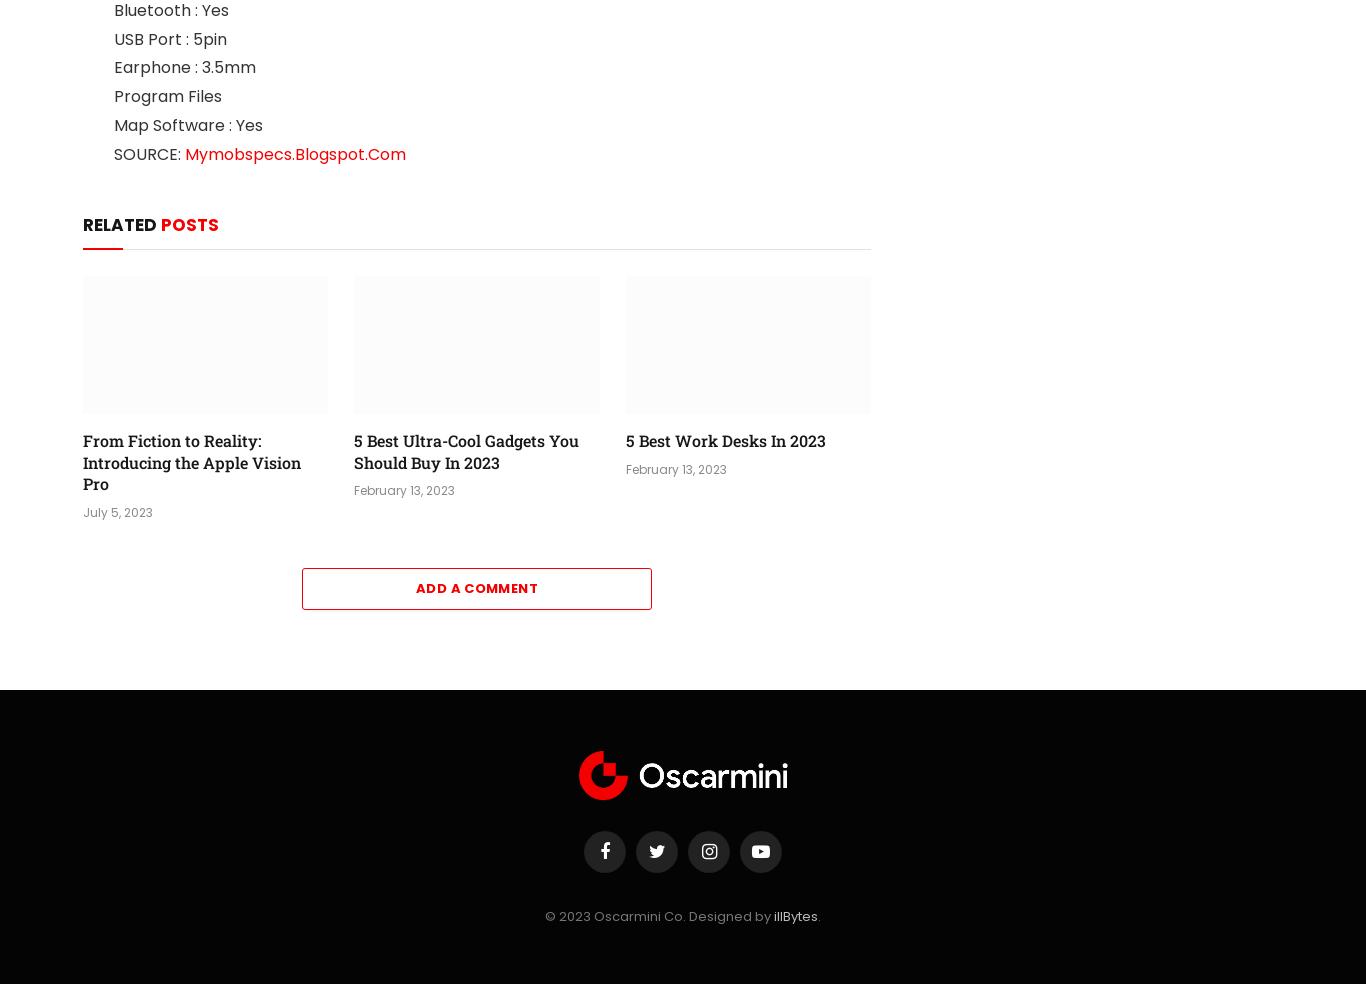 This screenshot has width=1366, height=984. Describe the element at coordinates (658, 916) in the screenshot. I see `'© 2023 Oscarmini Co. Designed by'` at that location.